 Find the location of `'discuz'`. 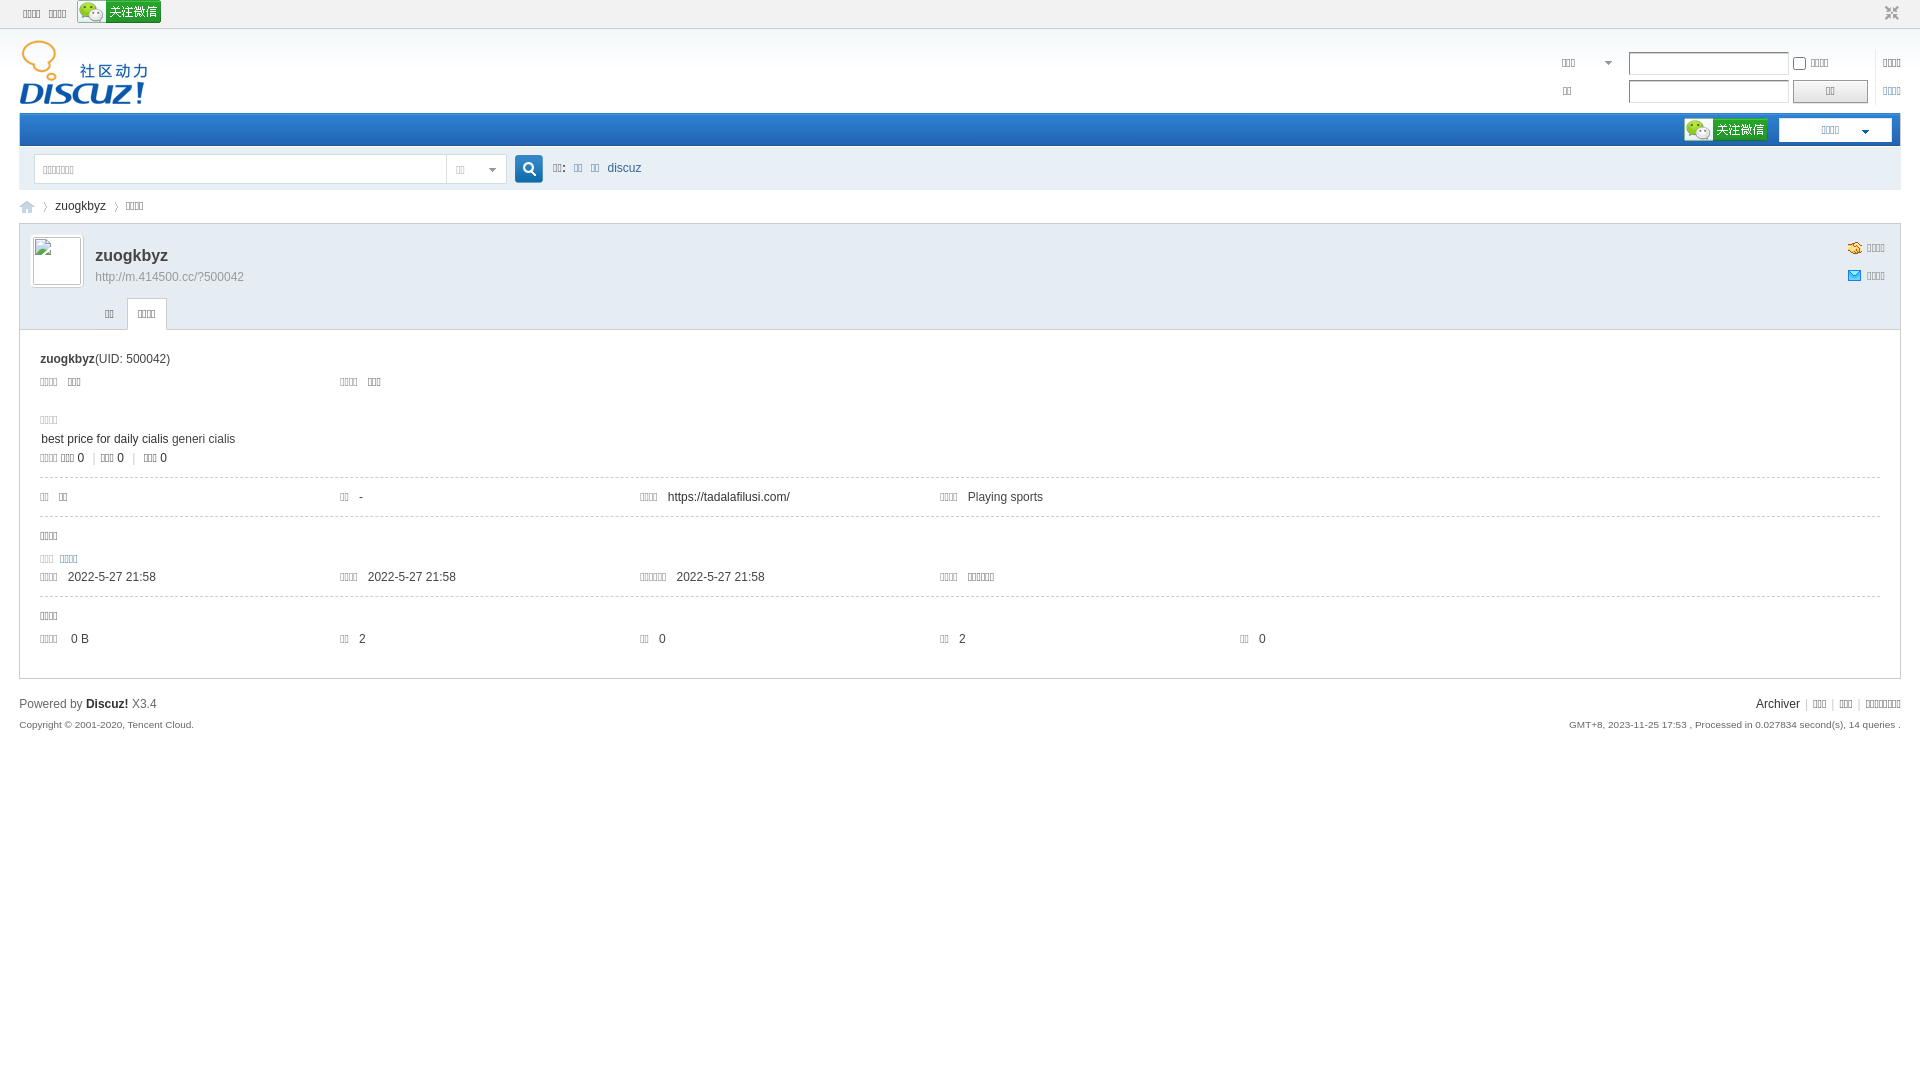

'discuz' is located at coordinates (623, 167).